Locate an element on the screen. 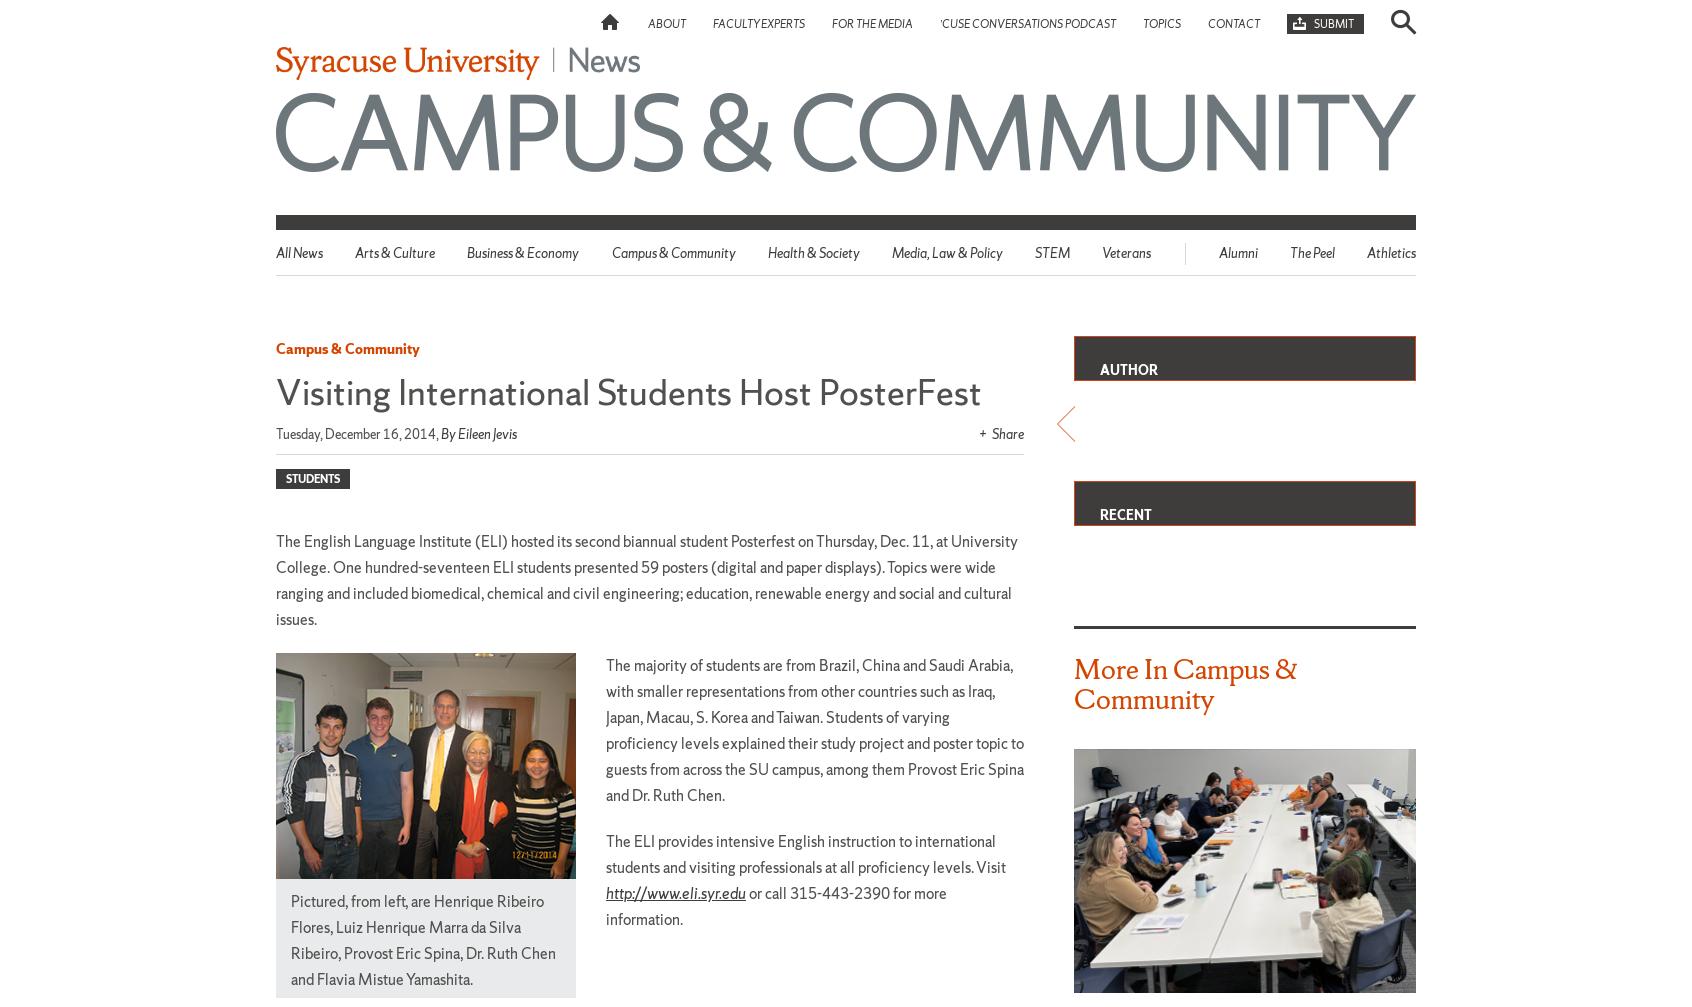  'Media, Law & Policy' is located at coordinates (946, 253).